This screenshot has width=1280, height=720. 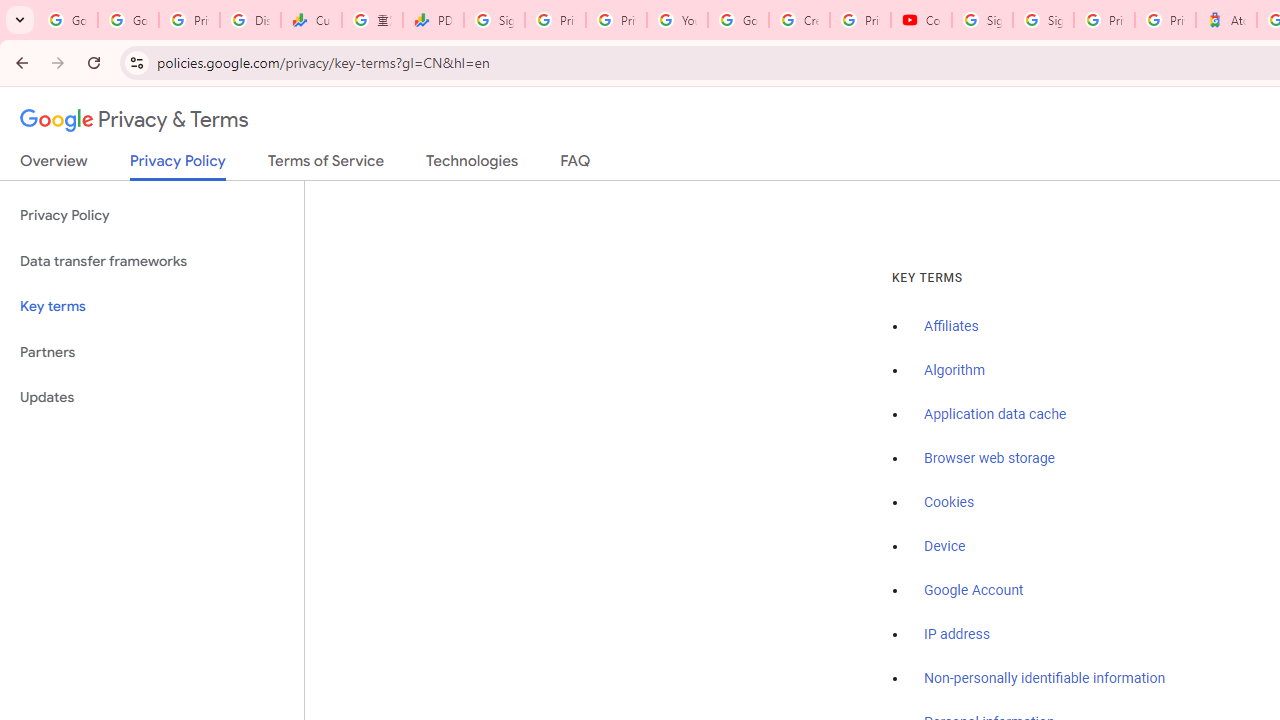 I want to click on 'Non-personally identifiable information', so click(x=1044, y=678).